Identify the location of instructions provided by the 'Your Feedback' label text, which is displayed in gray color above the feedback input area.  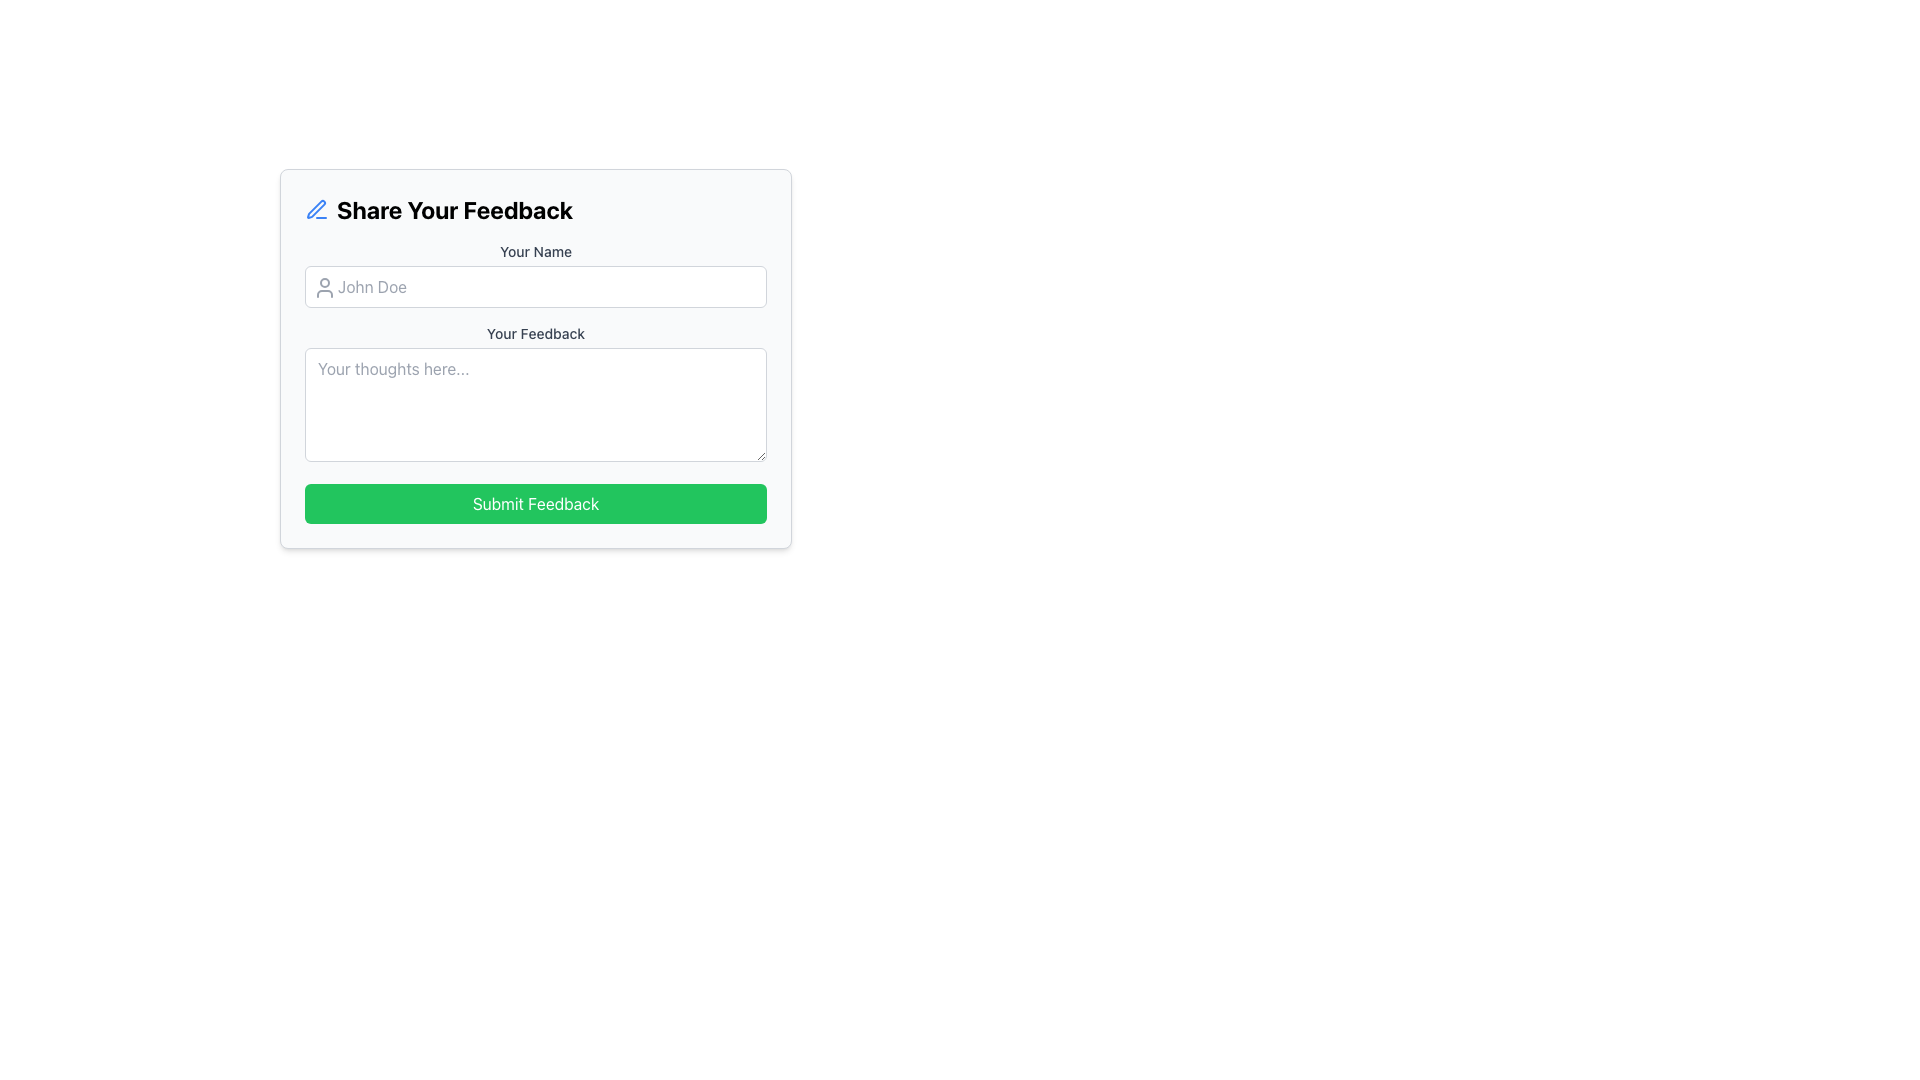
(536, 333).